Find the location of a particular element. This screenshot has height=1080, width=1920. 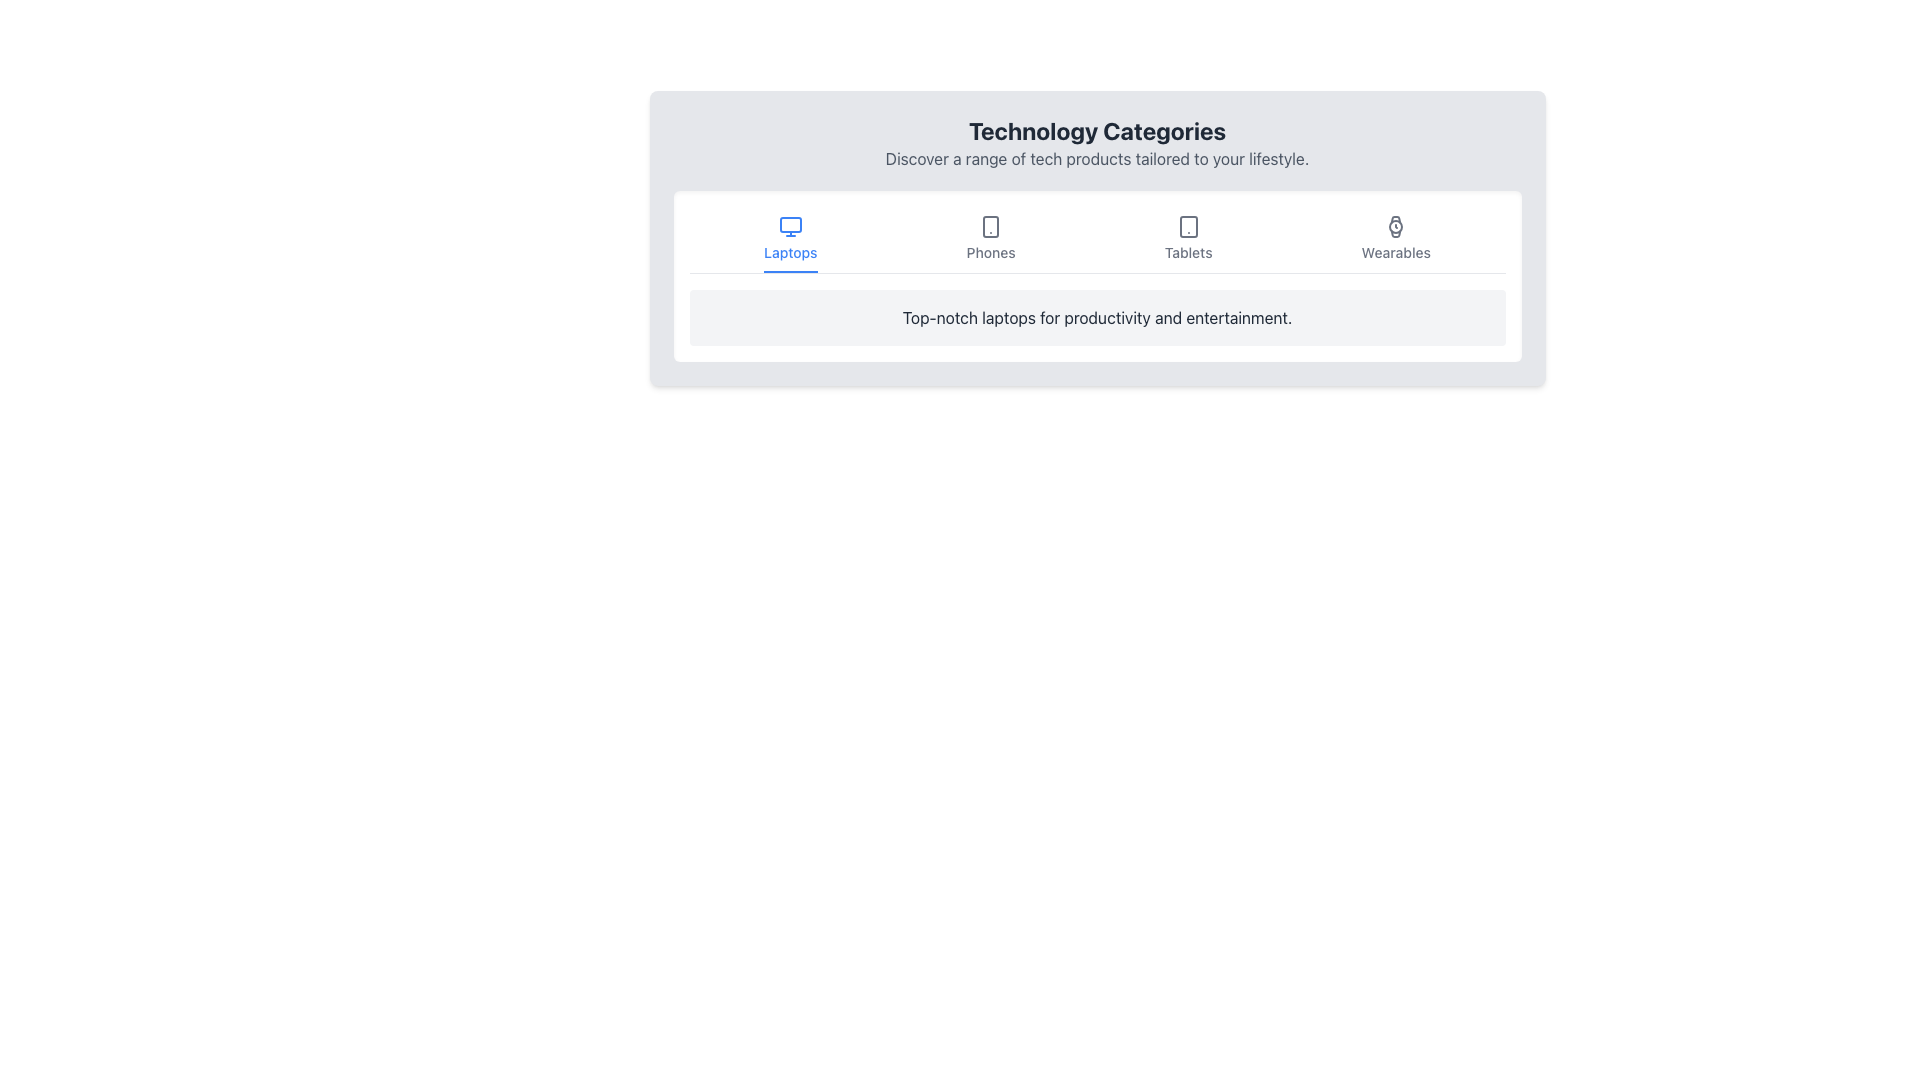

the 'Laptops' navigation button located at the top left of the technology categories menu is located at coordinates (789, 238).